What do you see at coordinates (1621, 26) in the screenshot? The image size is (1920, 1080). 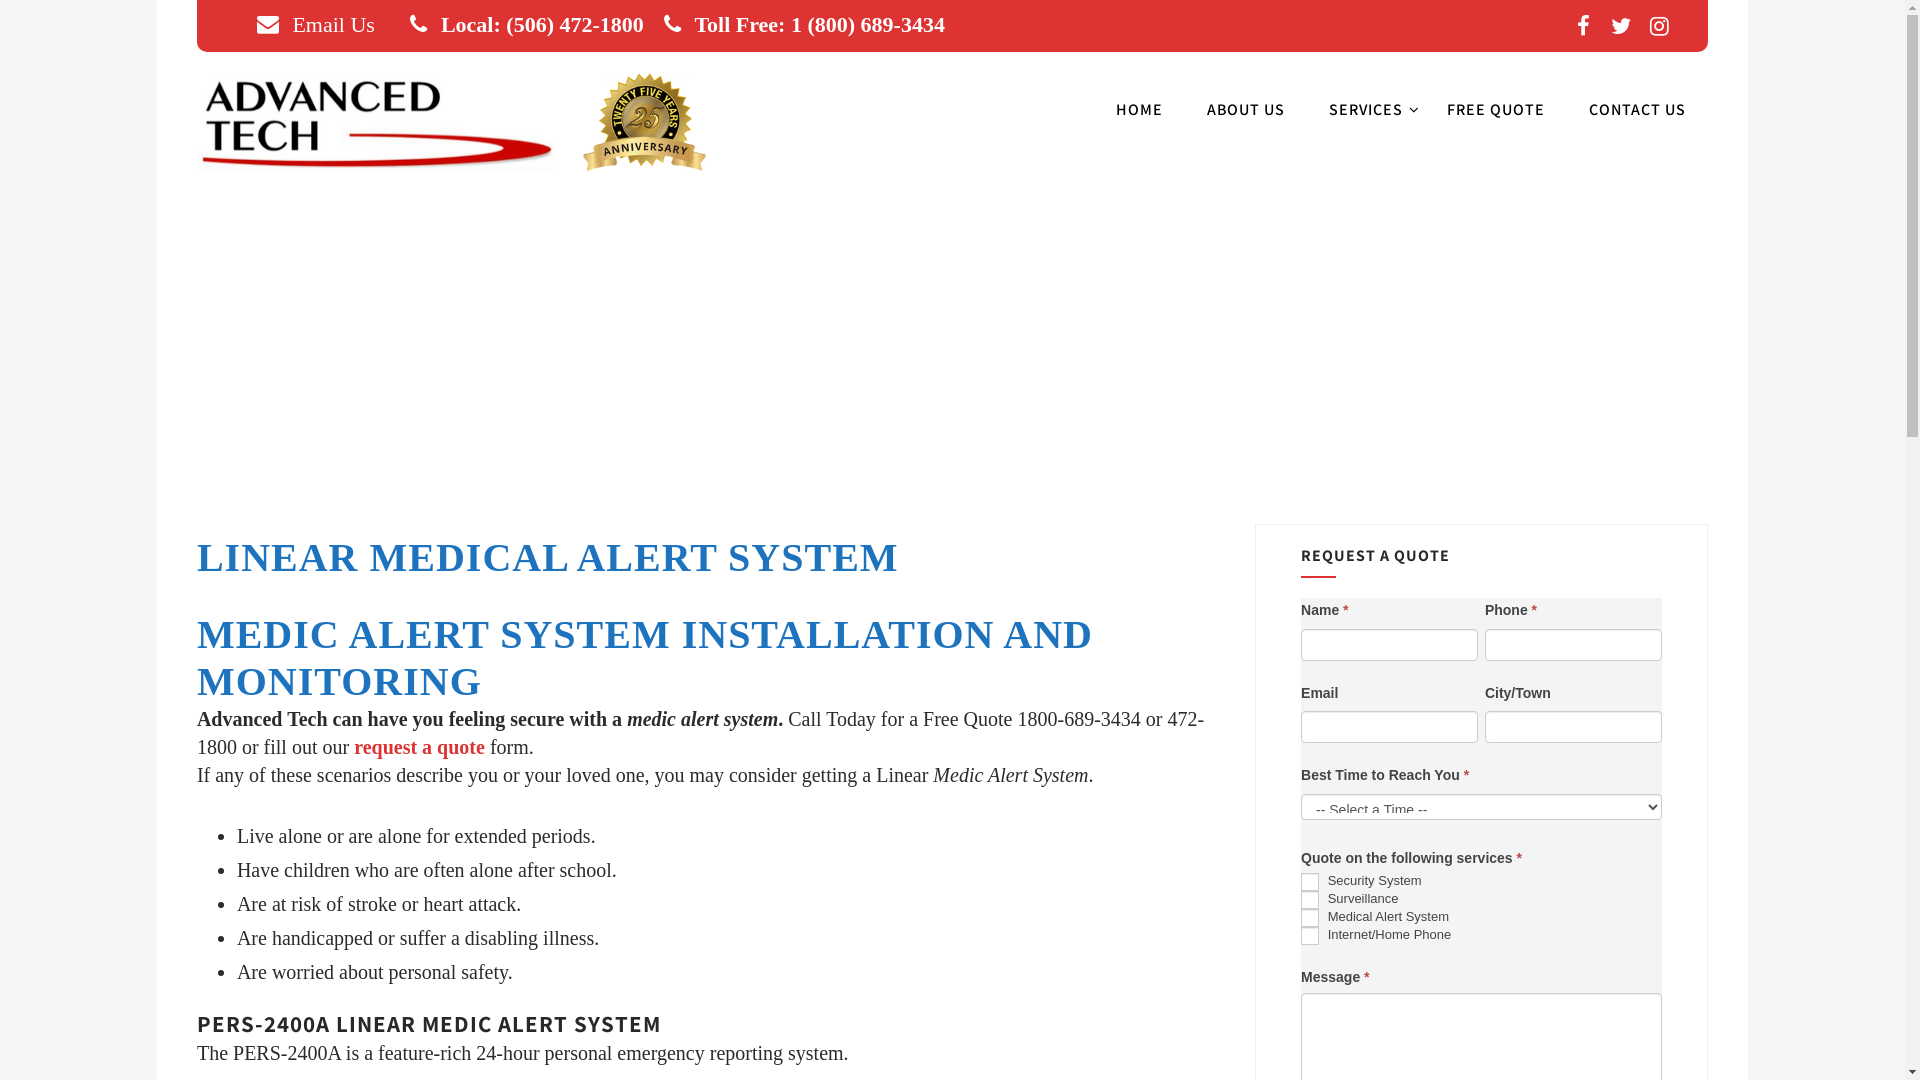 I see `'twitter'` at bounding box center [1621, 26].